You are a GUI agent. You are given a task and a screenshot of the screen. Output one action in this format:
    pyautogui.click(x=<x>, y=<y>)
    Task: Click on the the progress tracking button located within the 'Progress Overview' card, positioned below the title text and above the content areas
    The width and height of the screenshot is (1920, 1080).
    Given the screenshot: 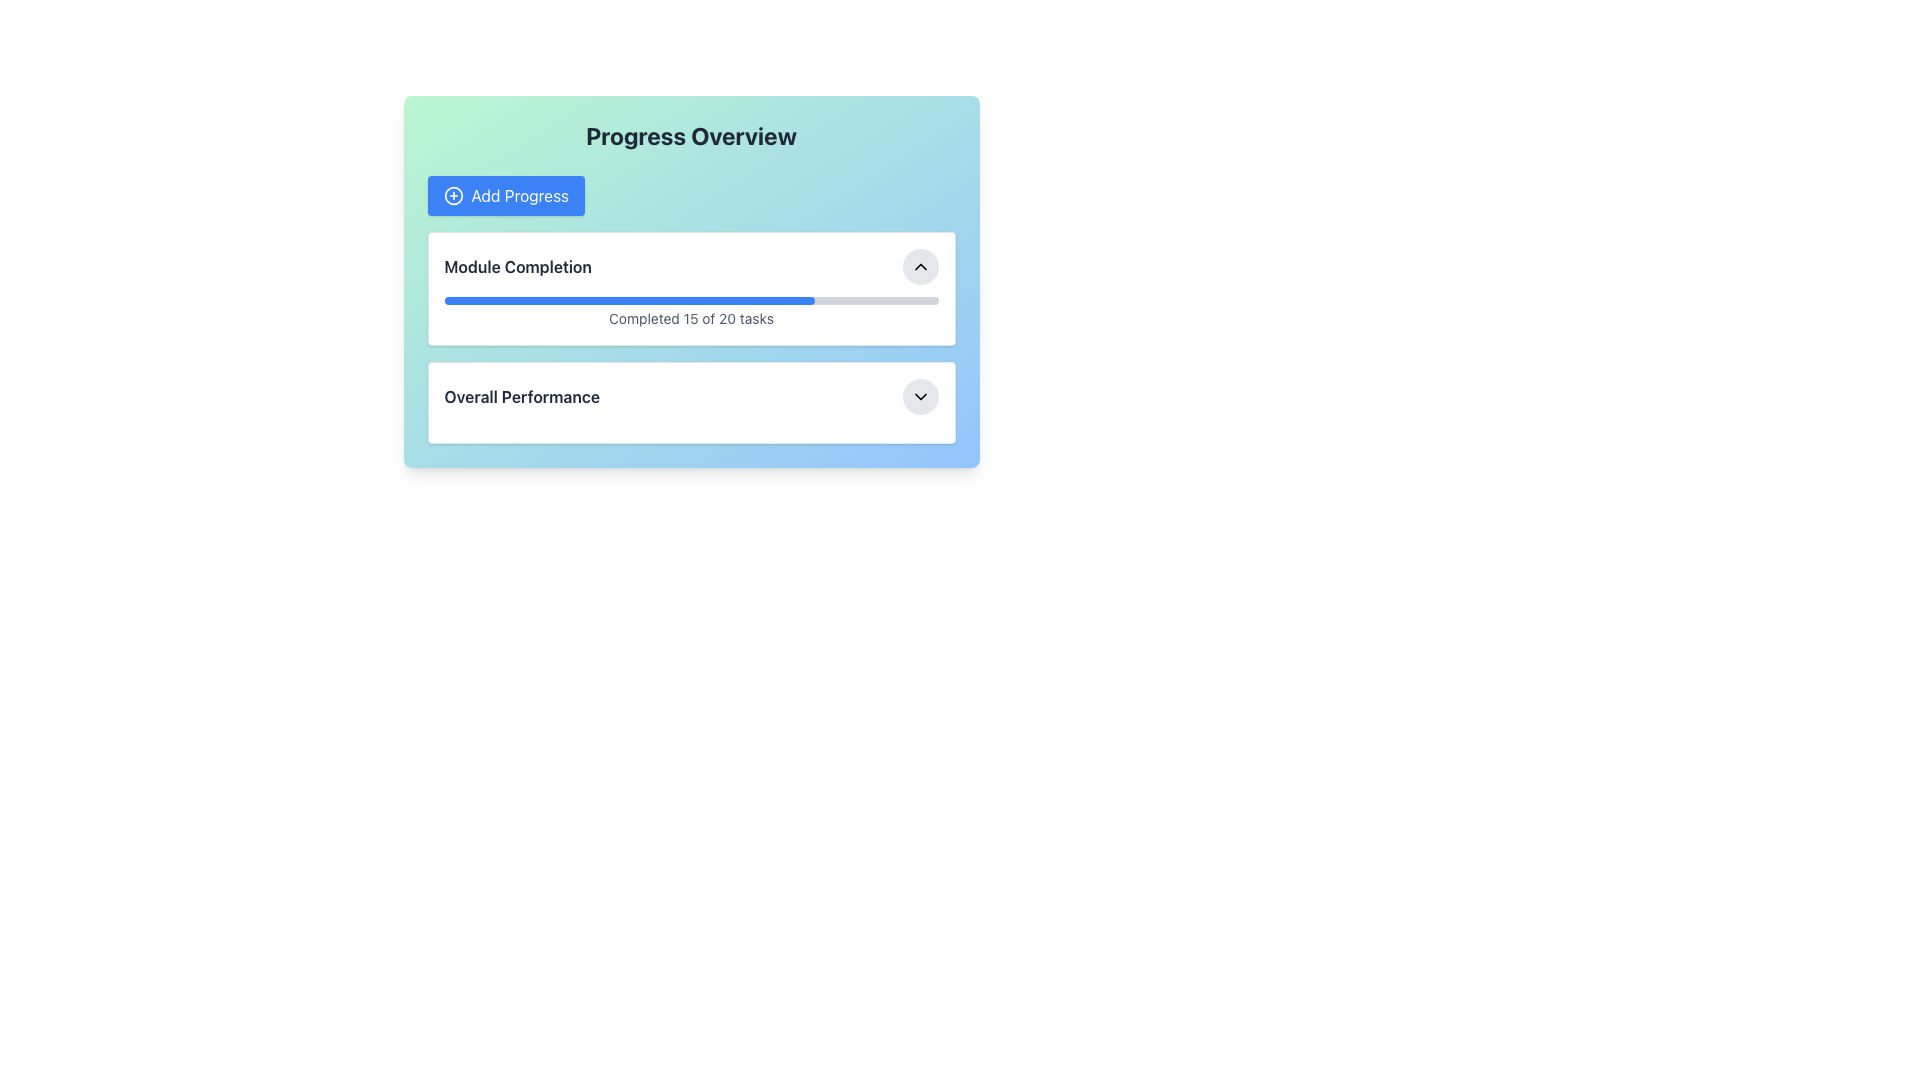 What is the action you would take?
    pyautogui.click(x=506, y=196)
    